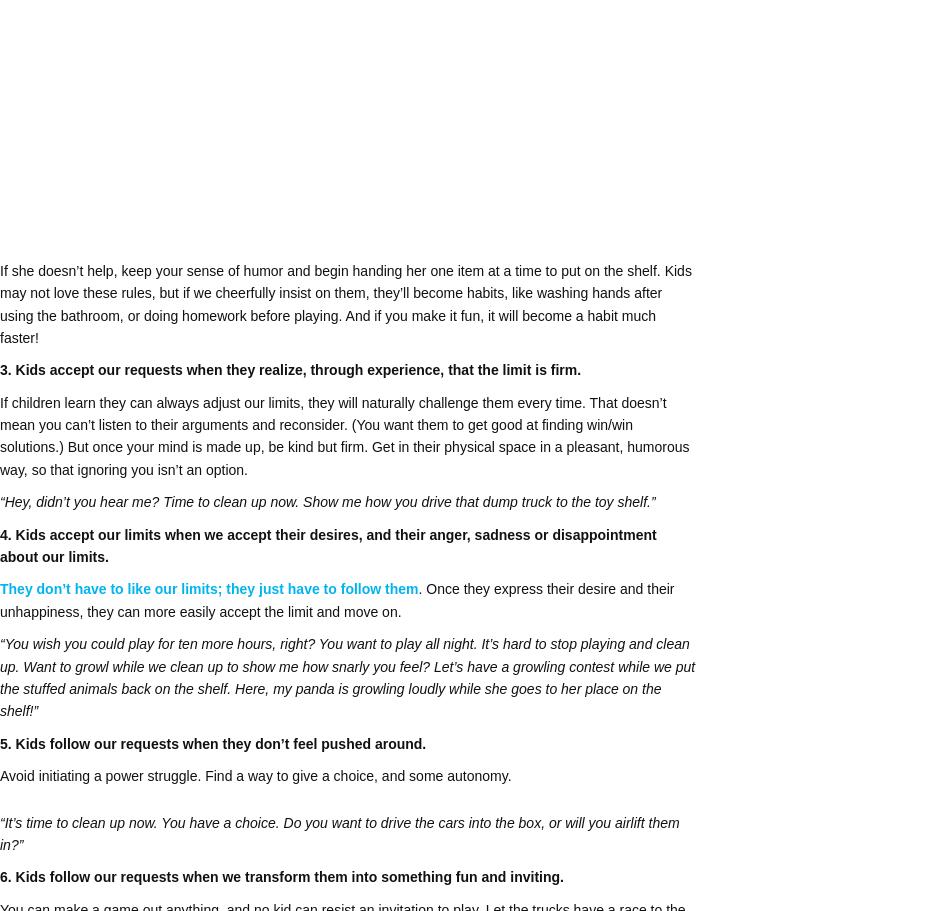 This screenshot has height=911, width=950. Describe the element at coordinates (335, 598) in the screenshot. I see `'. Once they express their desire and their unhappiness, they can more easily accept the limit and move on.'` at that location.